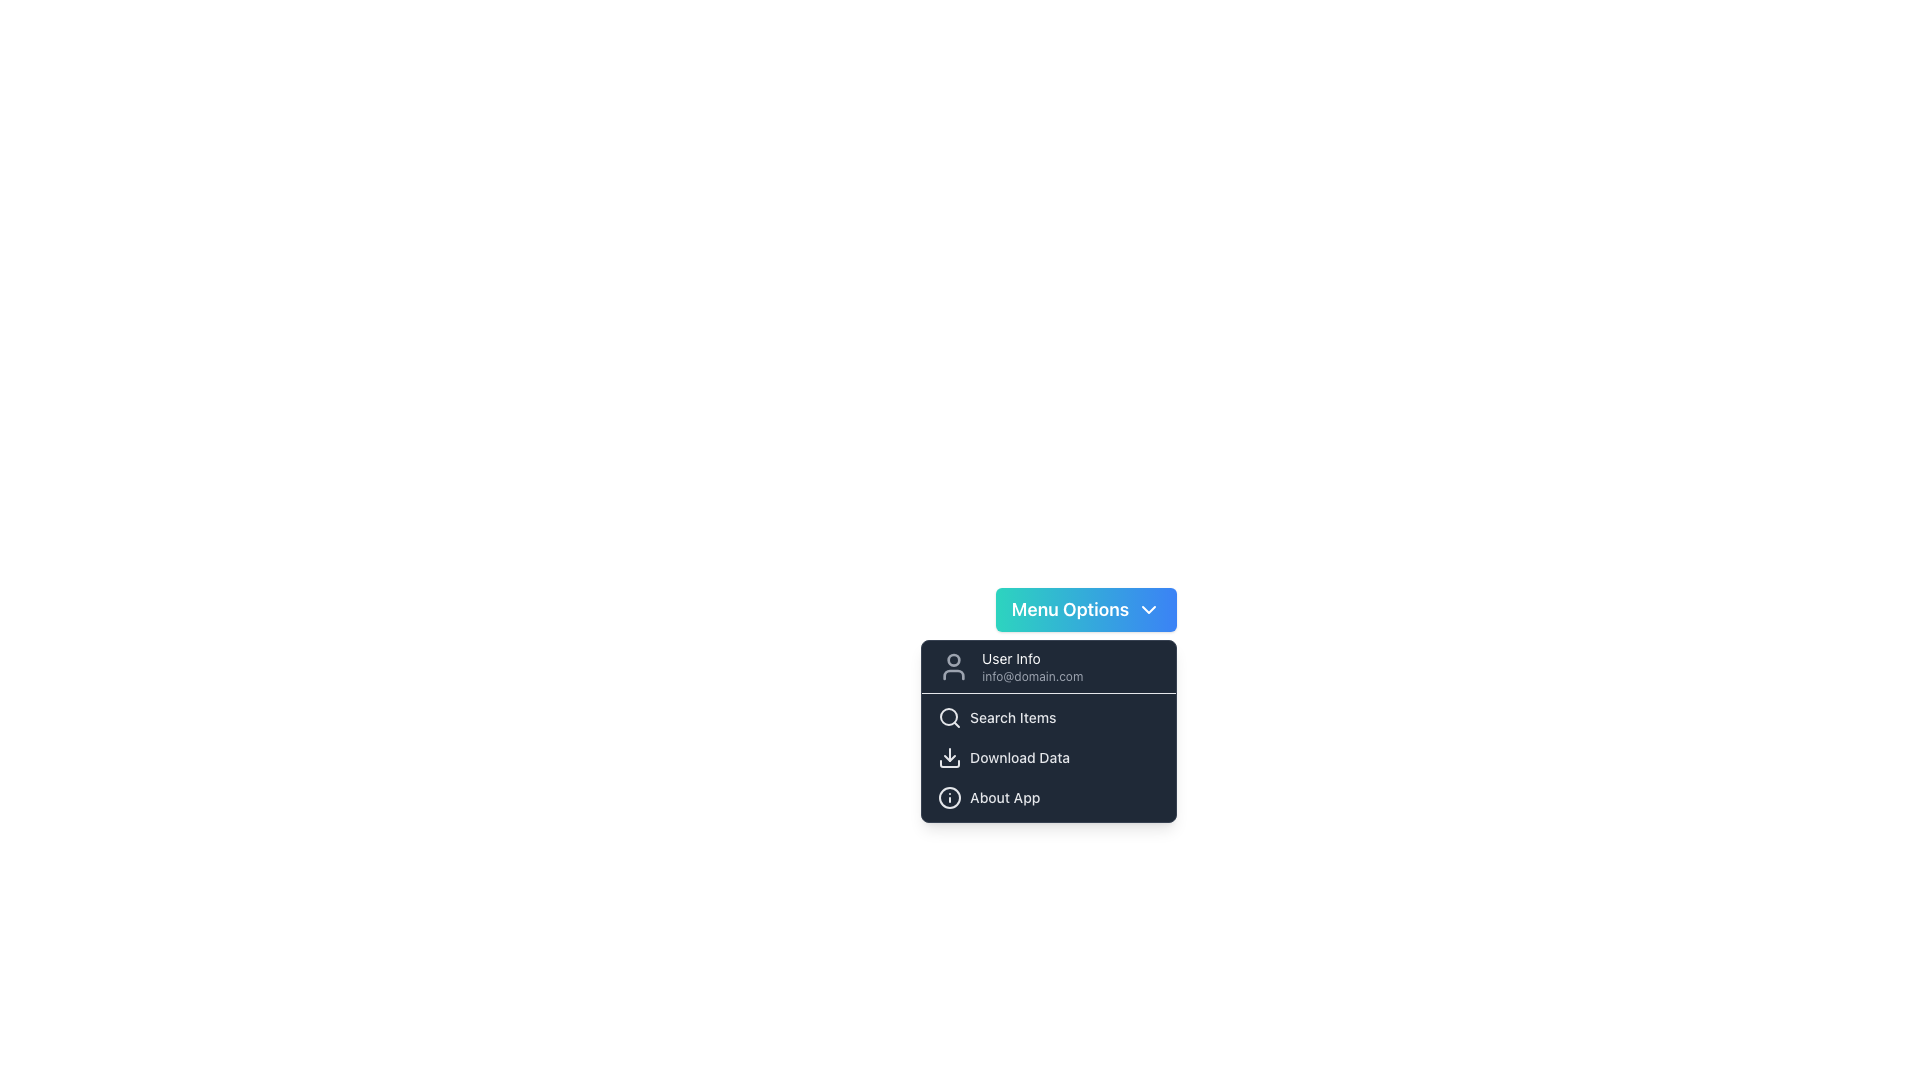 Image resolution: width=1920 pixels, height=1080 pixels. What do you see at coordinates (948, 716) in the screenshot?
I see `the circular magnifying glass icon in the second item of the dropdown menu labeled 'Search Items' to interact with the associated menu item` at bounding box center [948, 716].